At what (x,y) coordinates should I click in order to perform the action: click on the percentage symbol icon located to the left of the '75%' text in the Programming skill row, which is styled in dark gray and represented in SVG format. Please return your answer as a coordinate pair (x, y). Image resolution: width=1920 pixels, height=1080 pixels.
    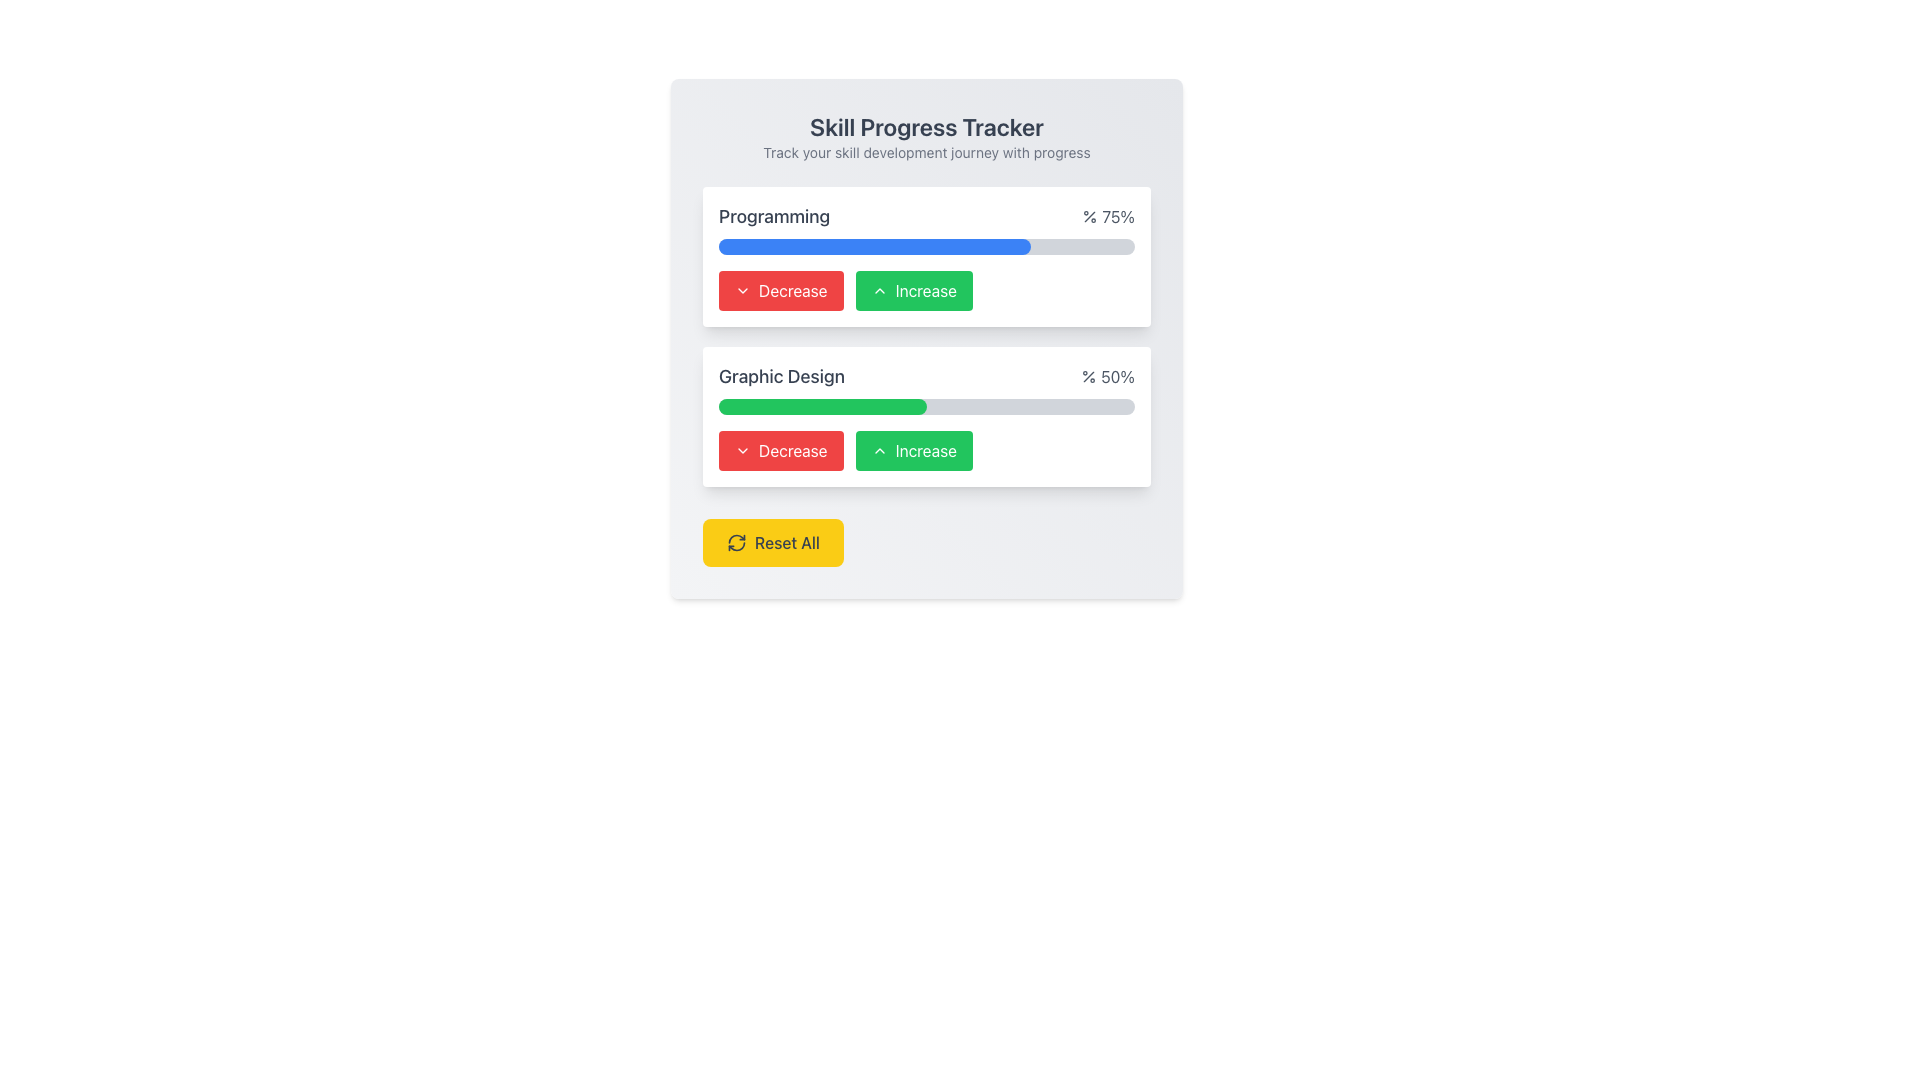
    Looking at the image, I should click on (1089, 216).